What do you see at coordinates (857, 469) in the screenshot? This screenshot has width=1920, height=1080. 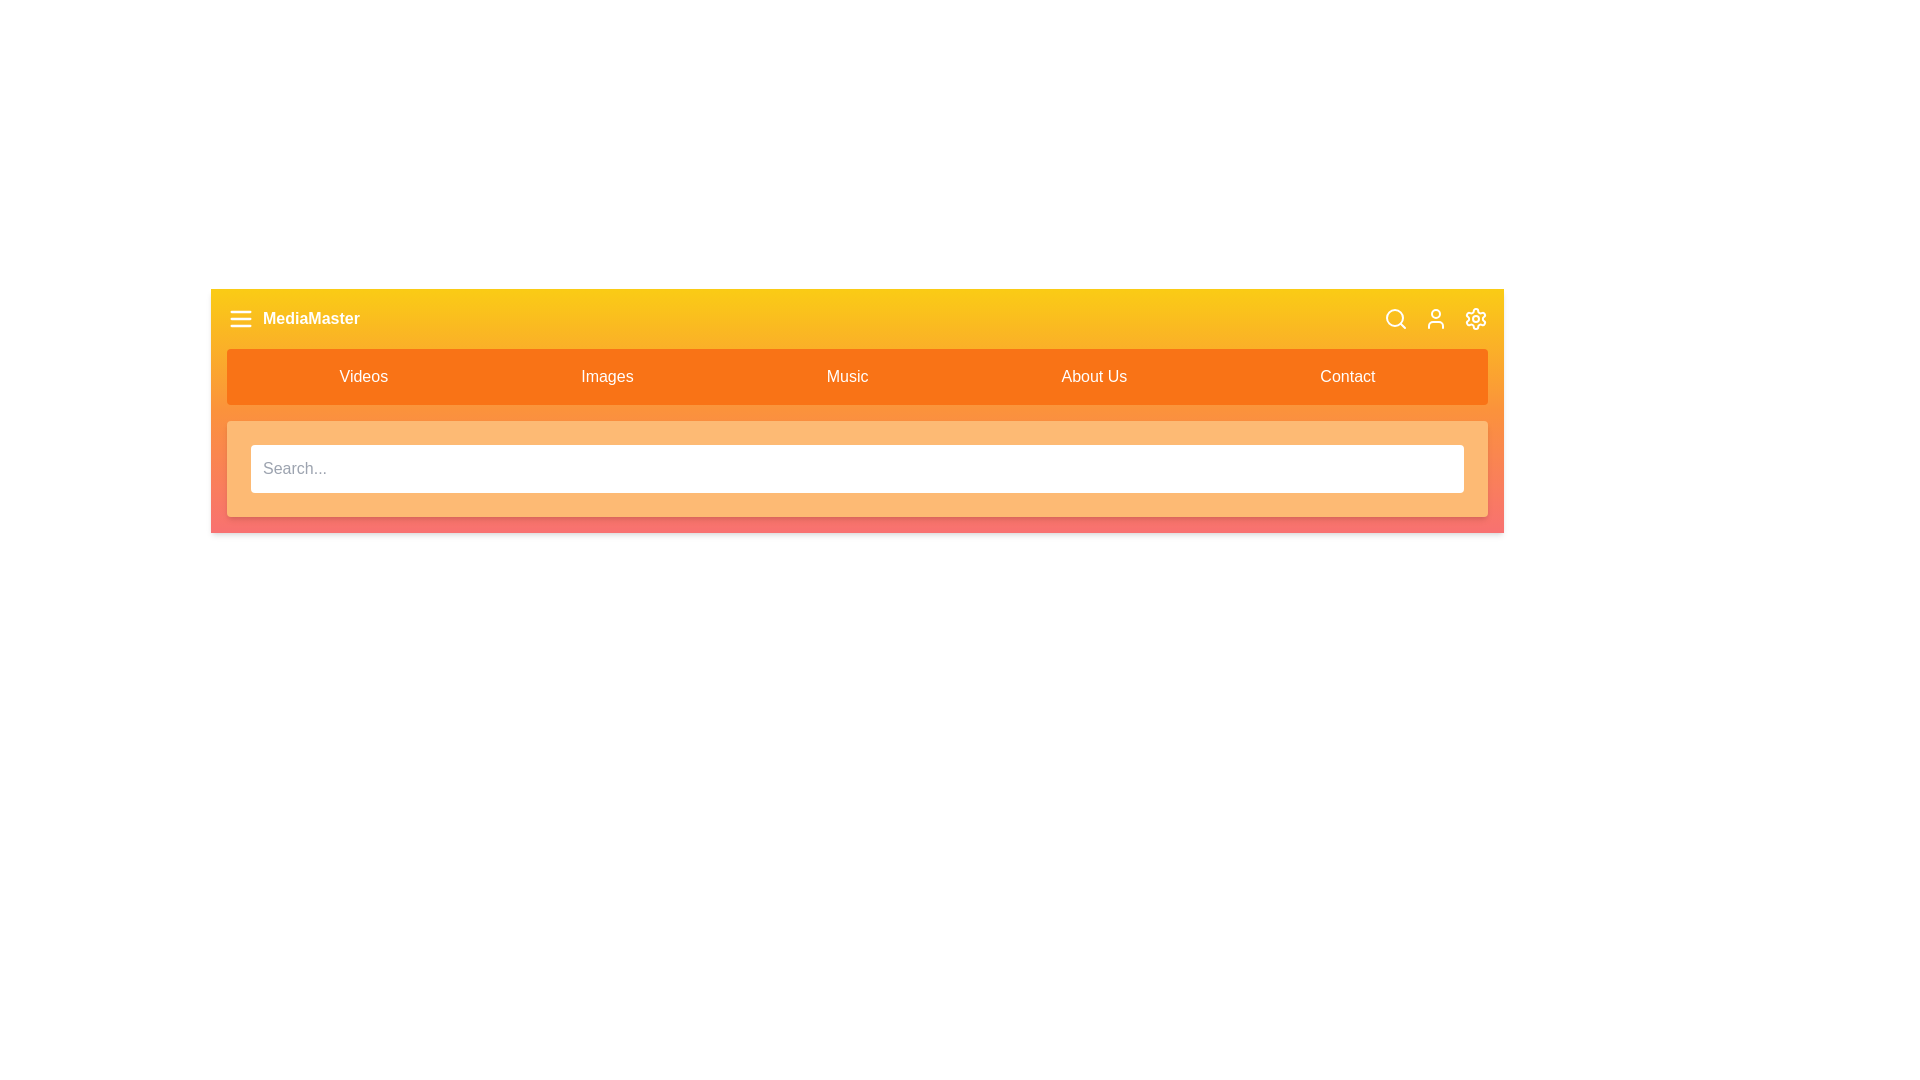 I see `the search input field and type the text 'example'` at bounding box center [857, 469].